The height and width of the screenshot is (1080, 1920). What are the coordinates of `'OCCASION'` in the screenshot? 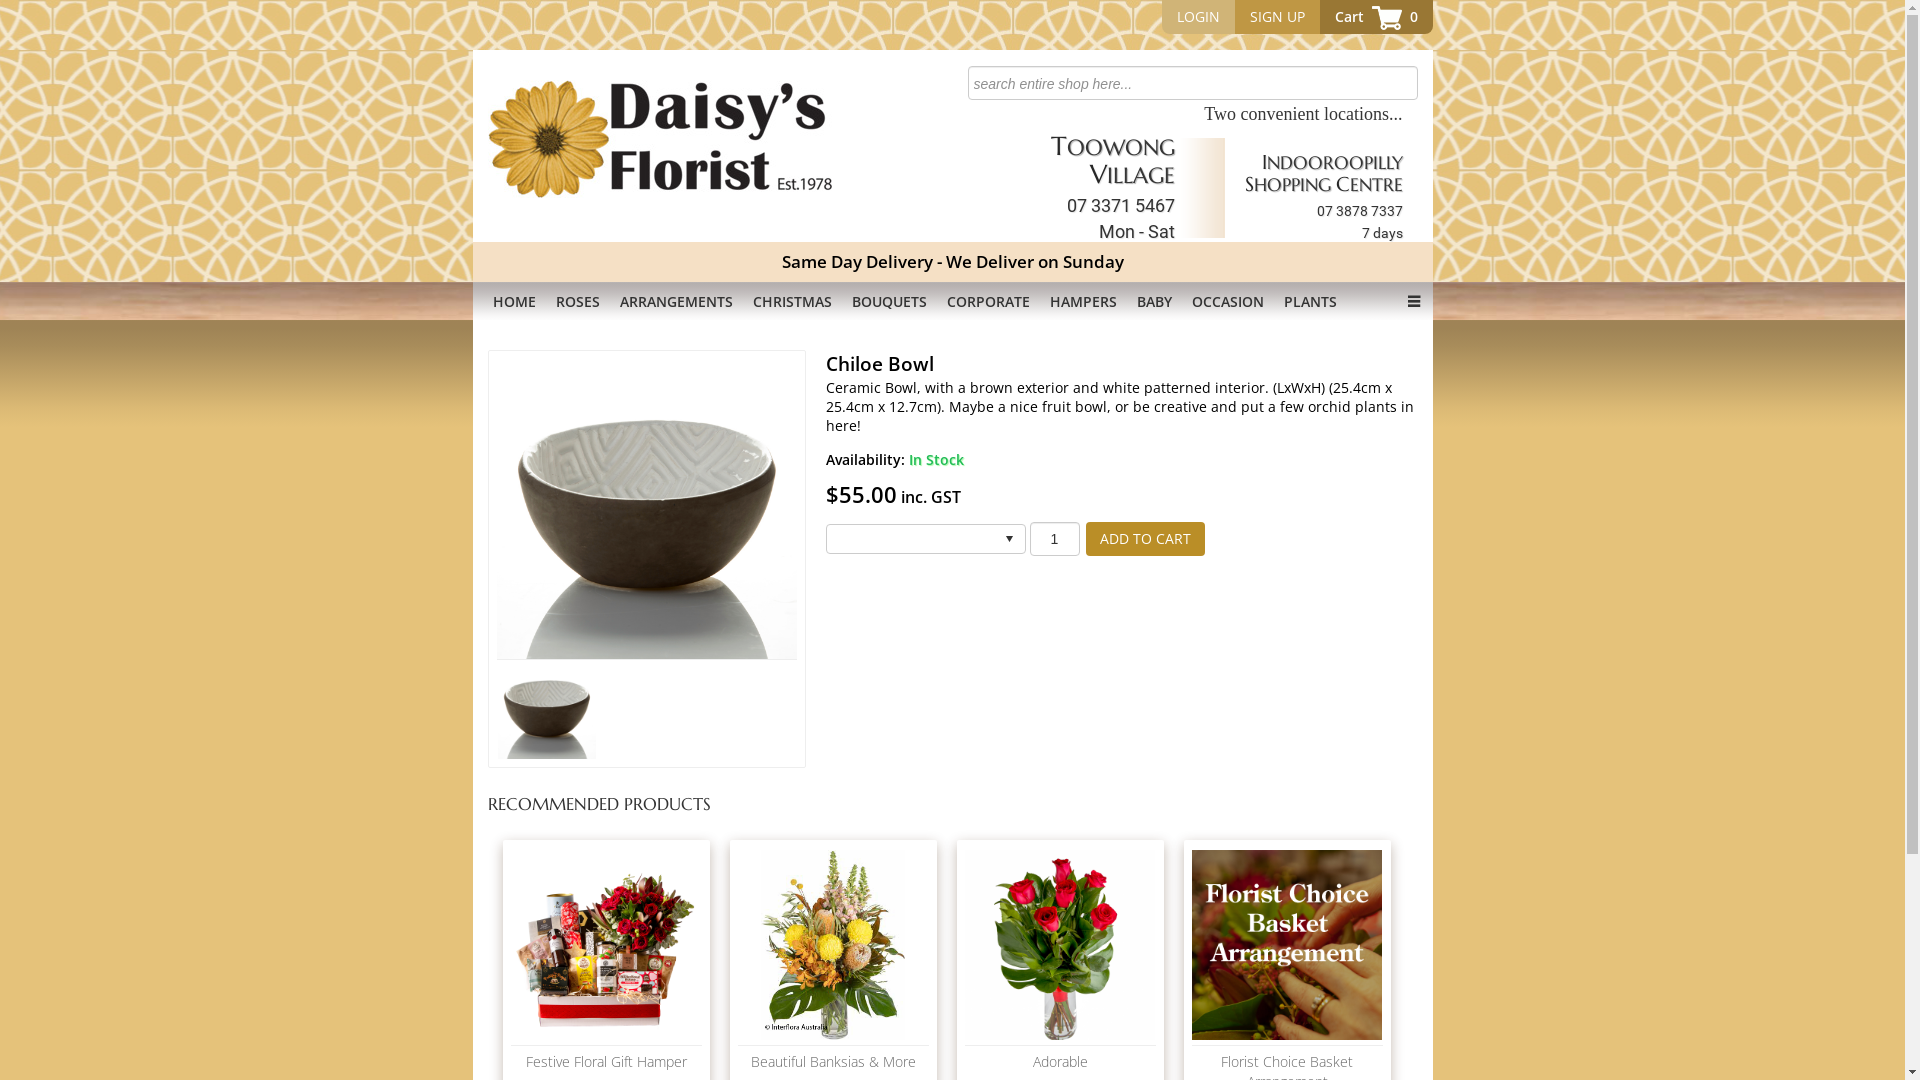 It's located at (1227, 301).